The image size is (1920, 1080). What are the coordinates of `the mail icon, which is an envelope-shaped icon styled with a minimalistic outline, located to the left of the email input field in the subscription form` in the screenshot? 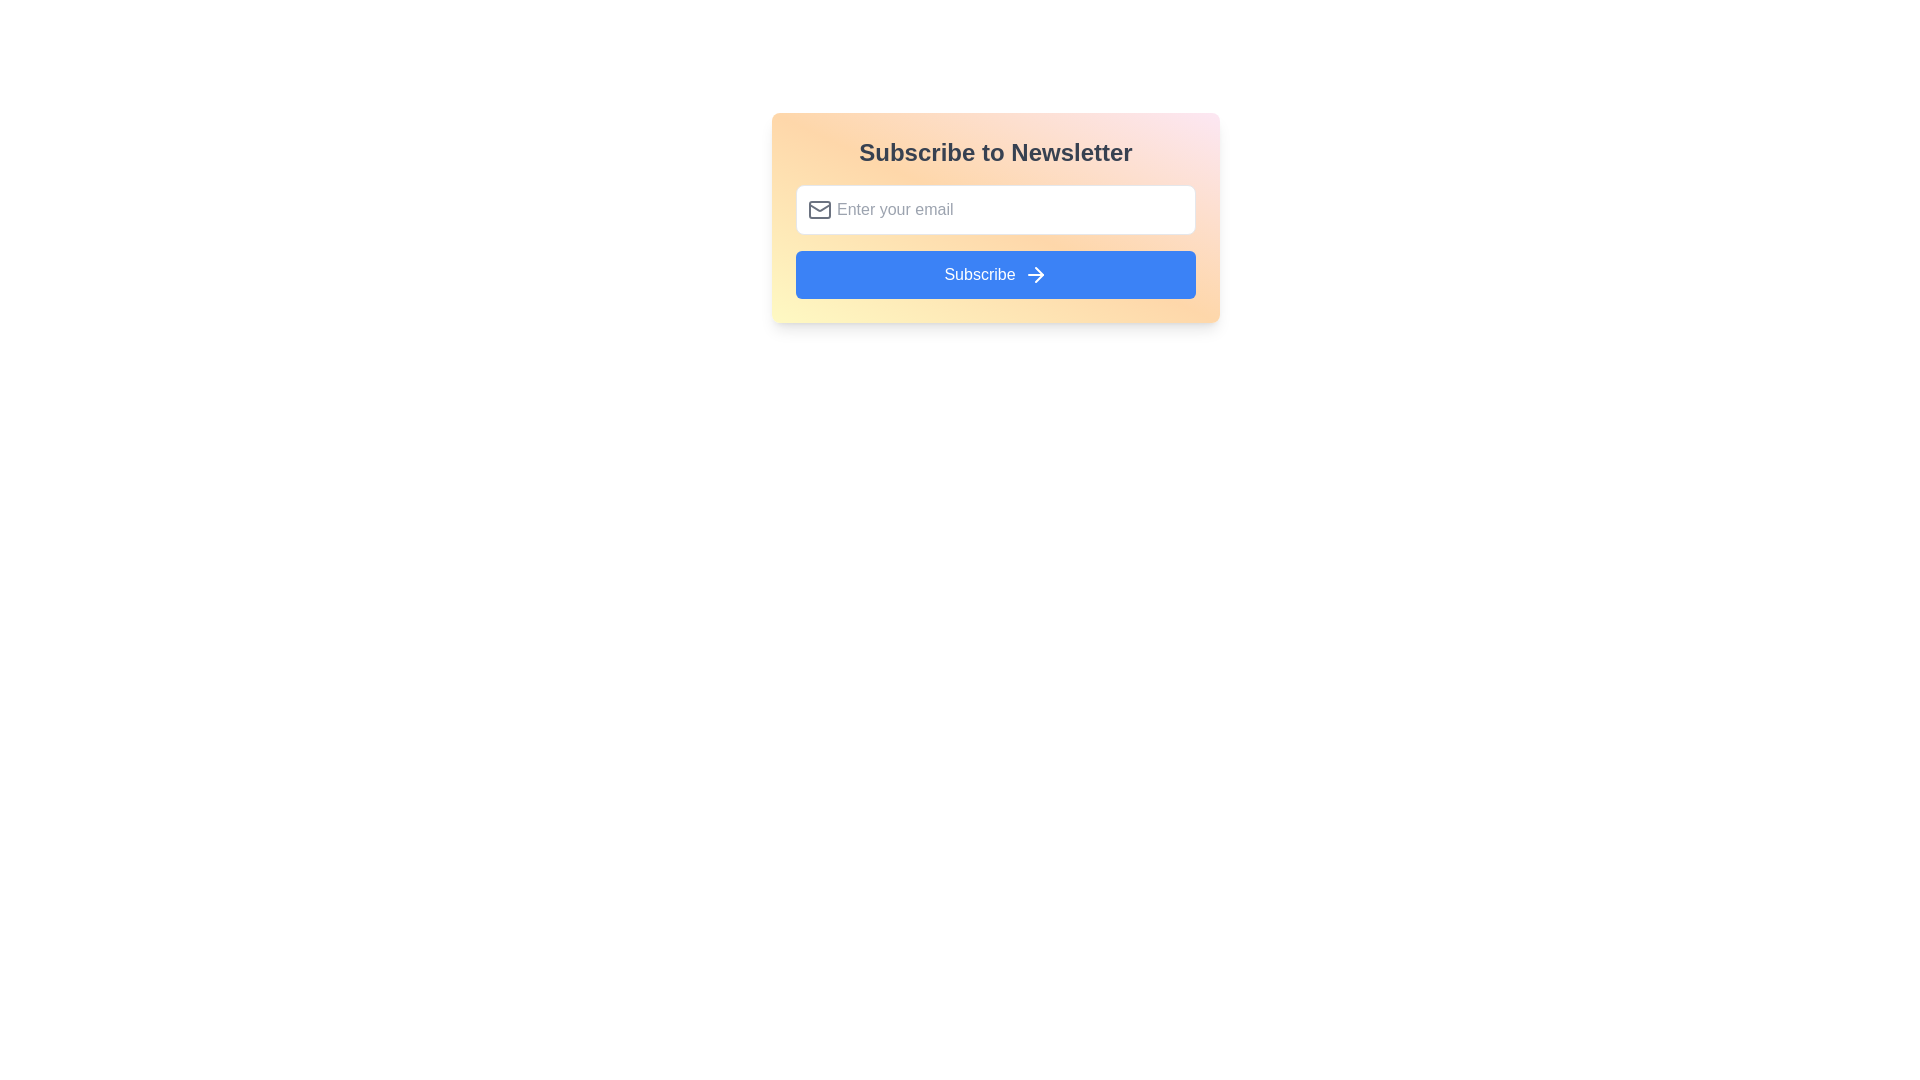 It's located at (820, 209).